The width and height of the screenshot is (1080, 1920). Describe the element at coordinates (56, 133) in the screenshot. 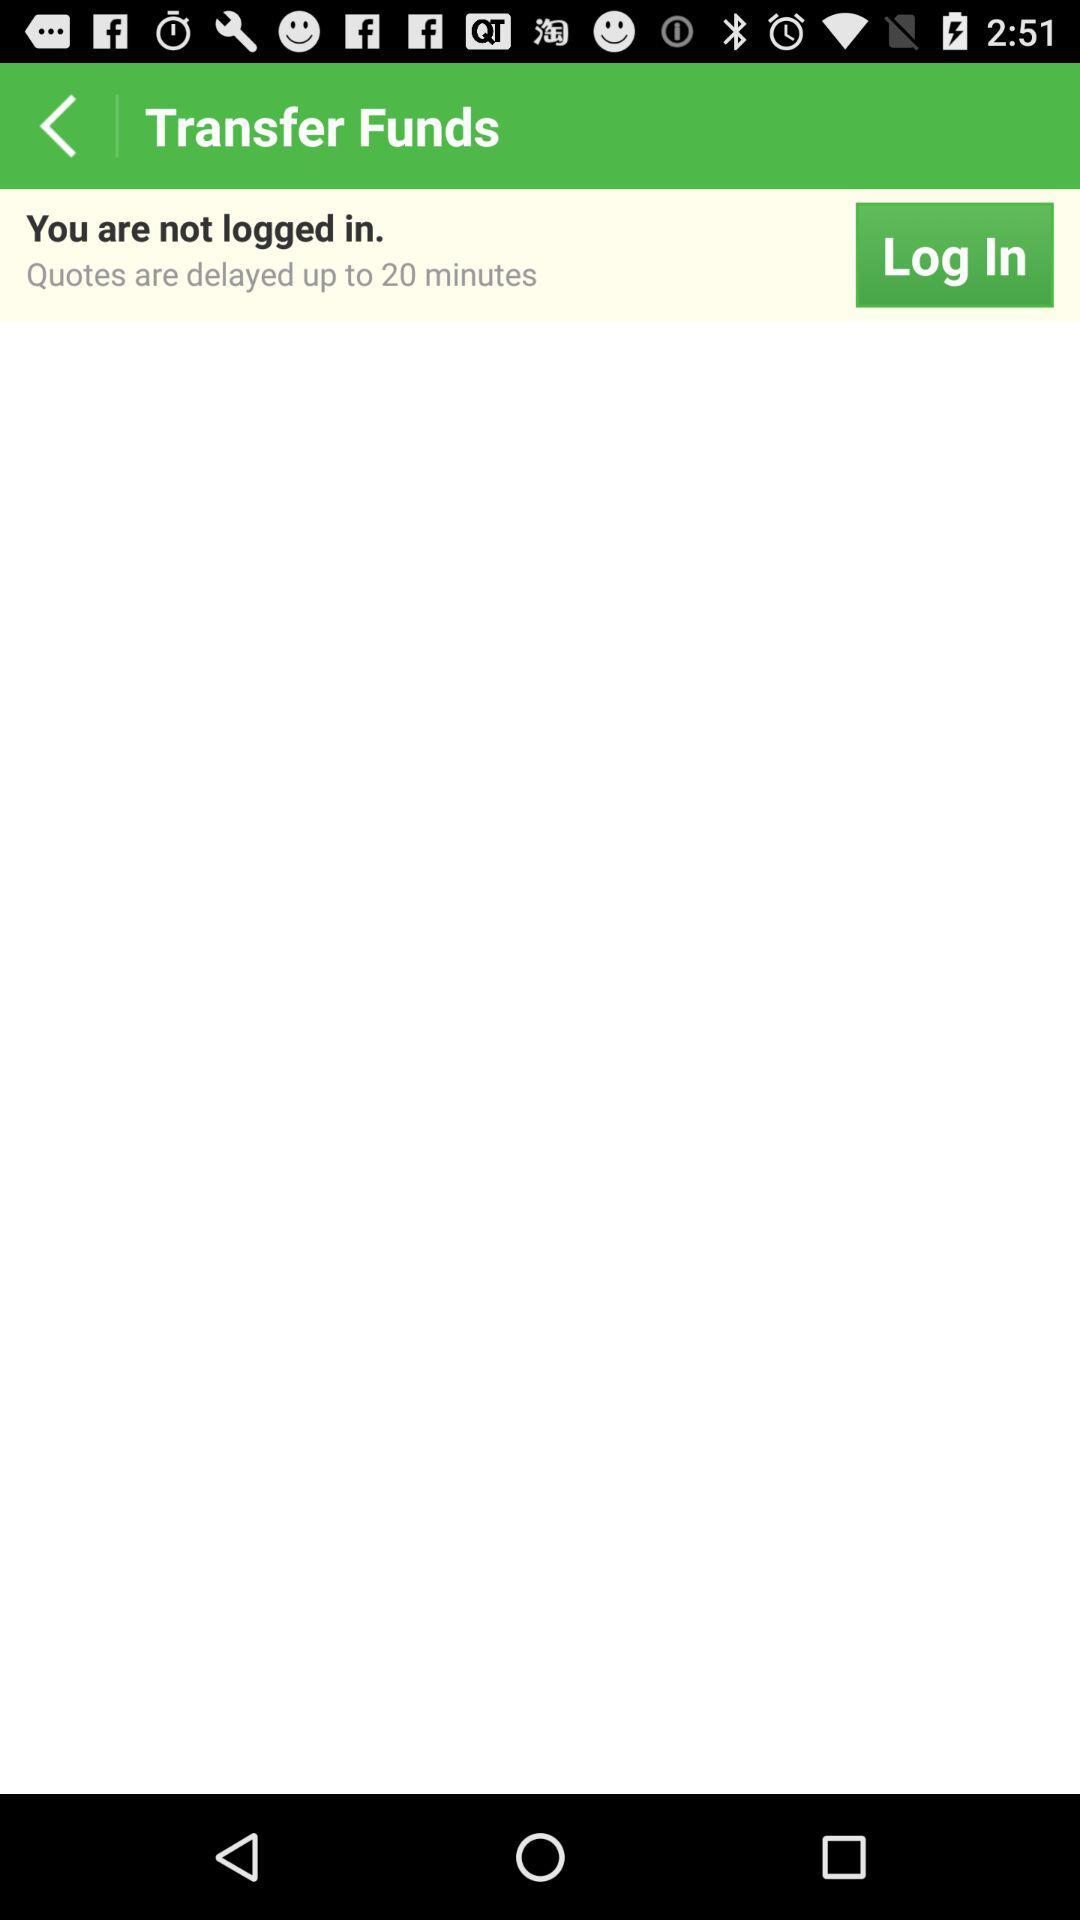

I see `the arrow_backward icon` at that location.